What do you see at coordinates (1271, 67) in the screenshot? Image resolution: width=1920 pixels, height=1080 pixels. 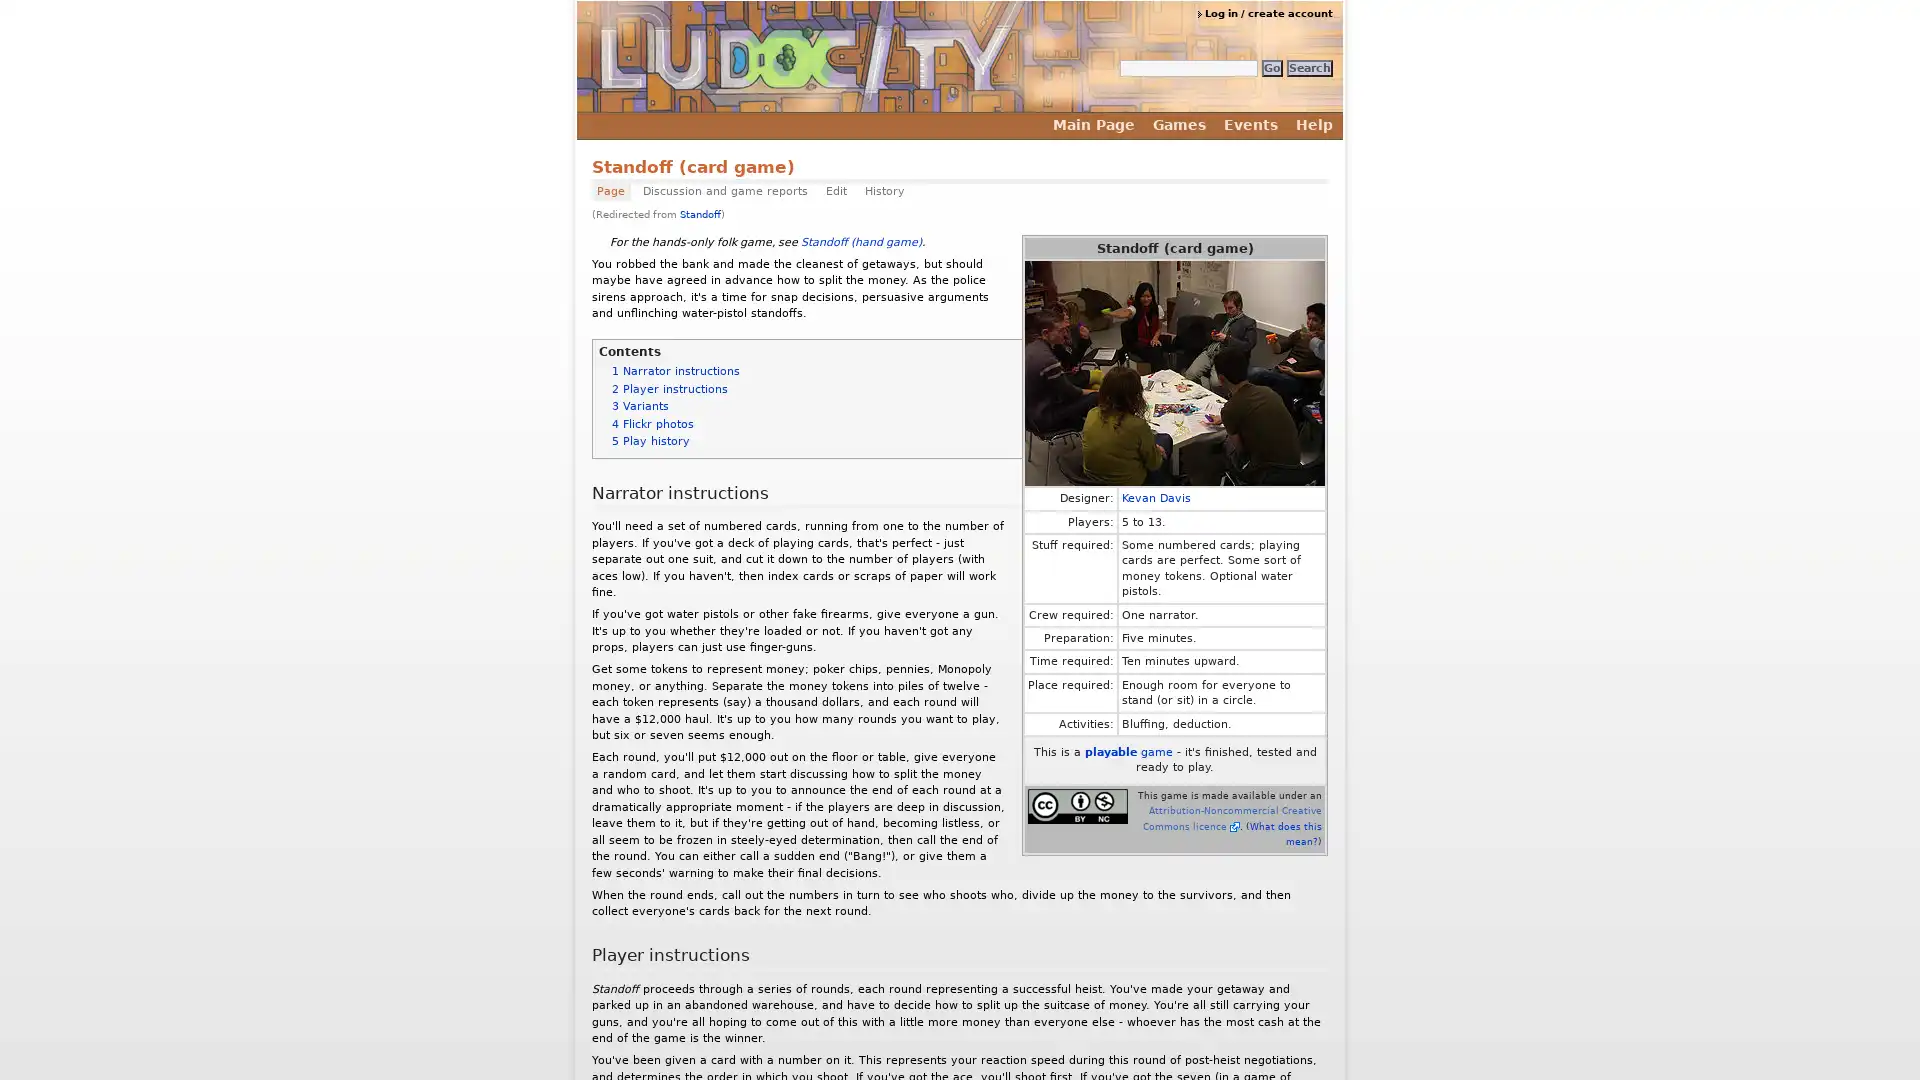 I see `Go` at bounding box center [1271, 67].